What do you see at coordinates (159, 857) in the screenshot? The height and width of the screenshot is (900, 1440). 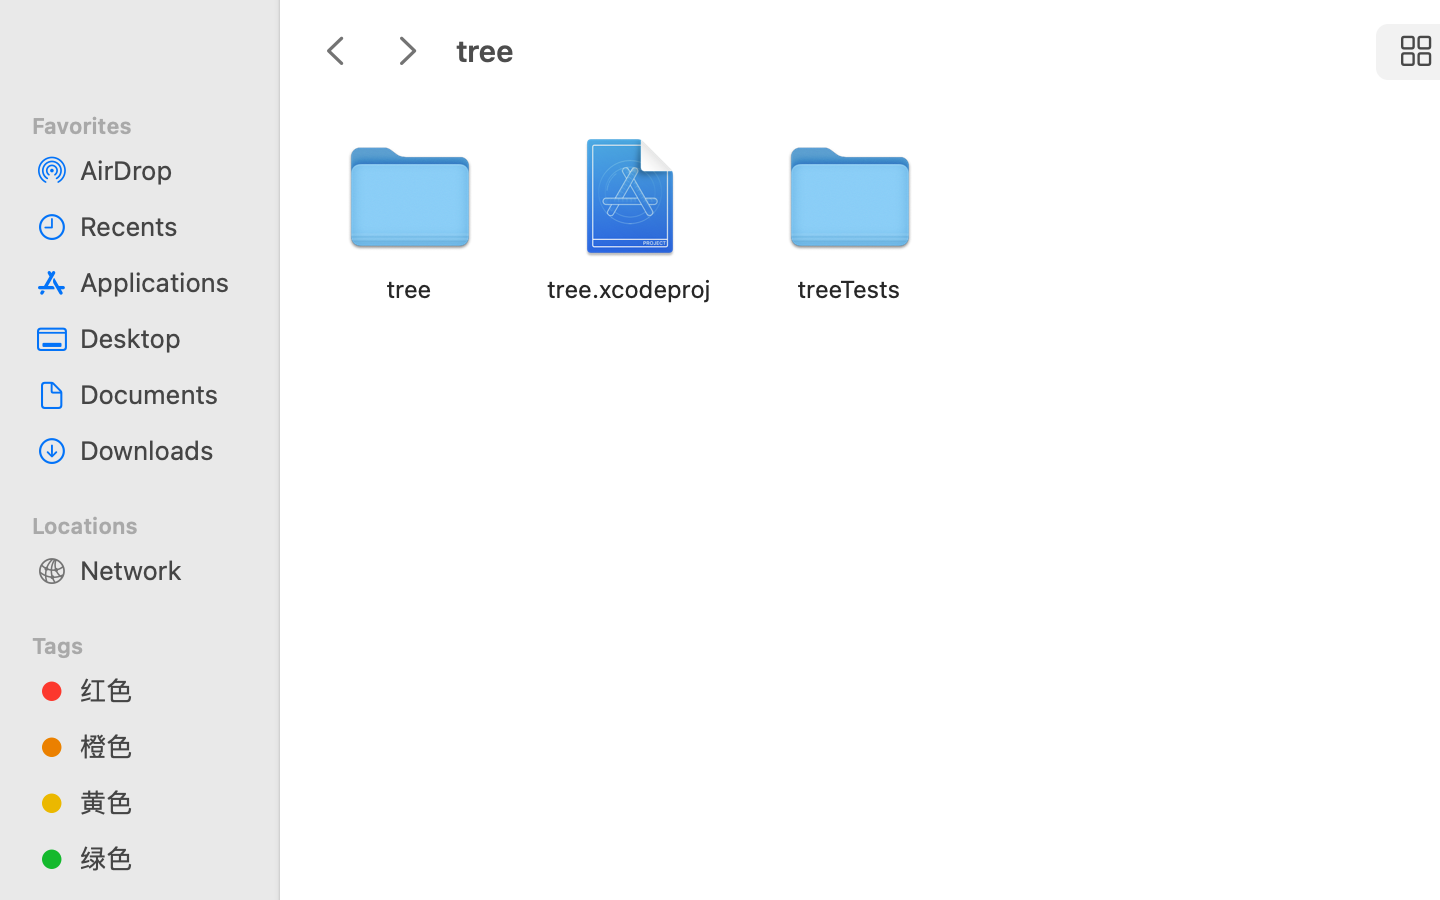 I see `'绿色'` at bounding box center [159, 857].